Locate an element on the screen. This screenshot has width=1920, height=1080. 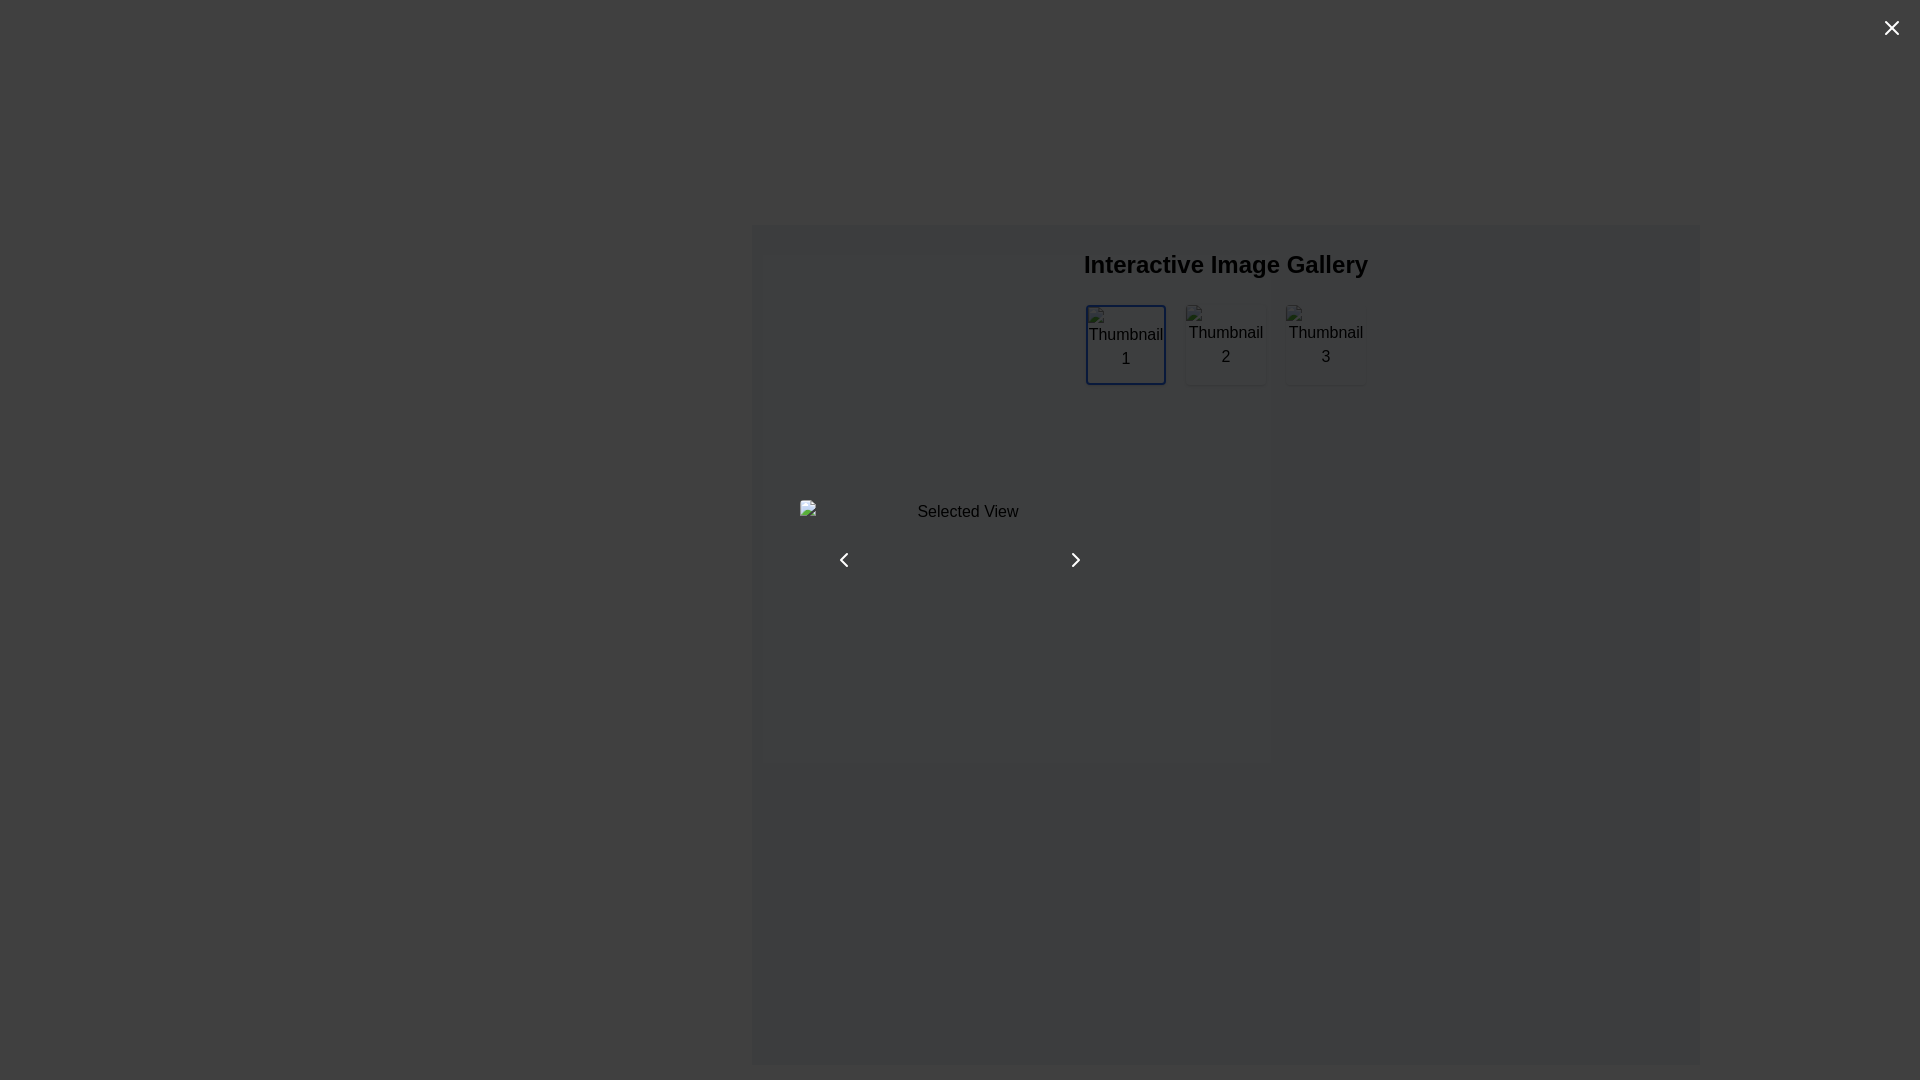
the interactive Thumbnail image labeled 'Thumbnail 3' to trigger the visual scale effect is located at coordinates (1325, 343).